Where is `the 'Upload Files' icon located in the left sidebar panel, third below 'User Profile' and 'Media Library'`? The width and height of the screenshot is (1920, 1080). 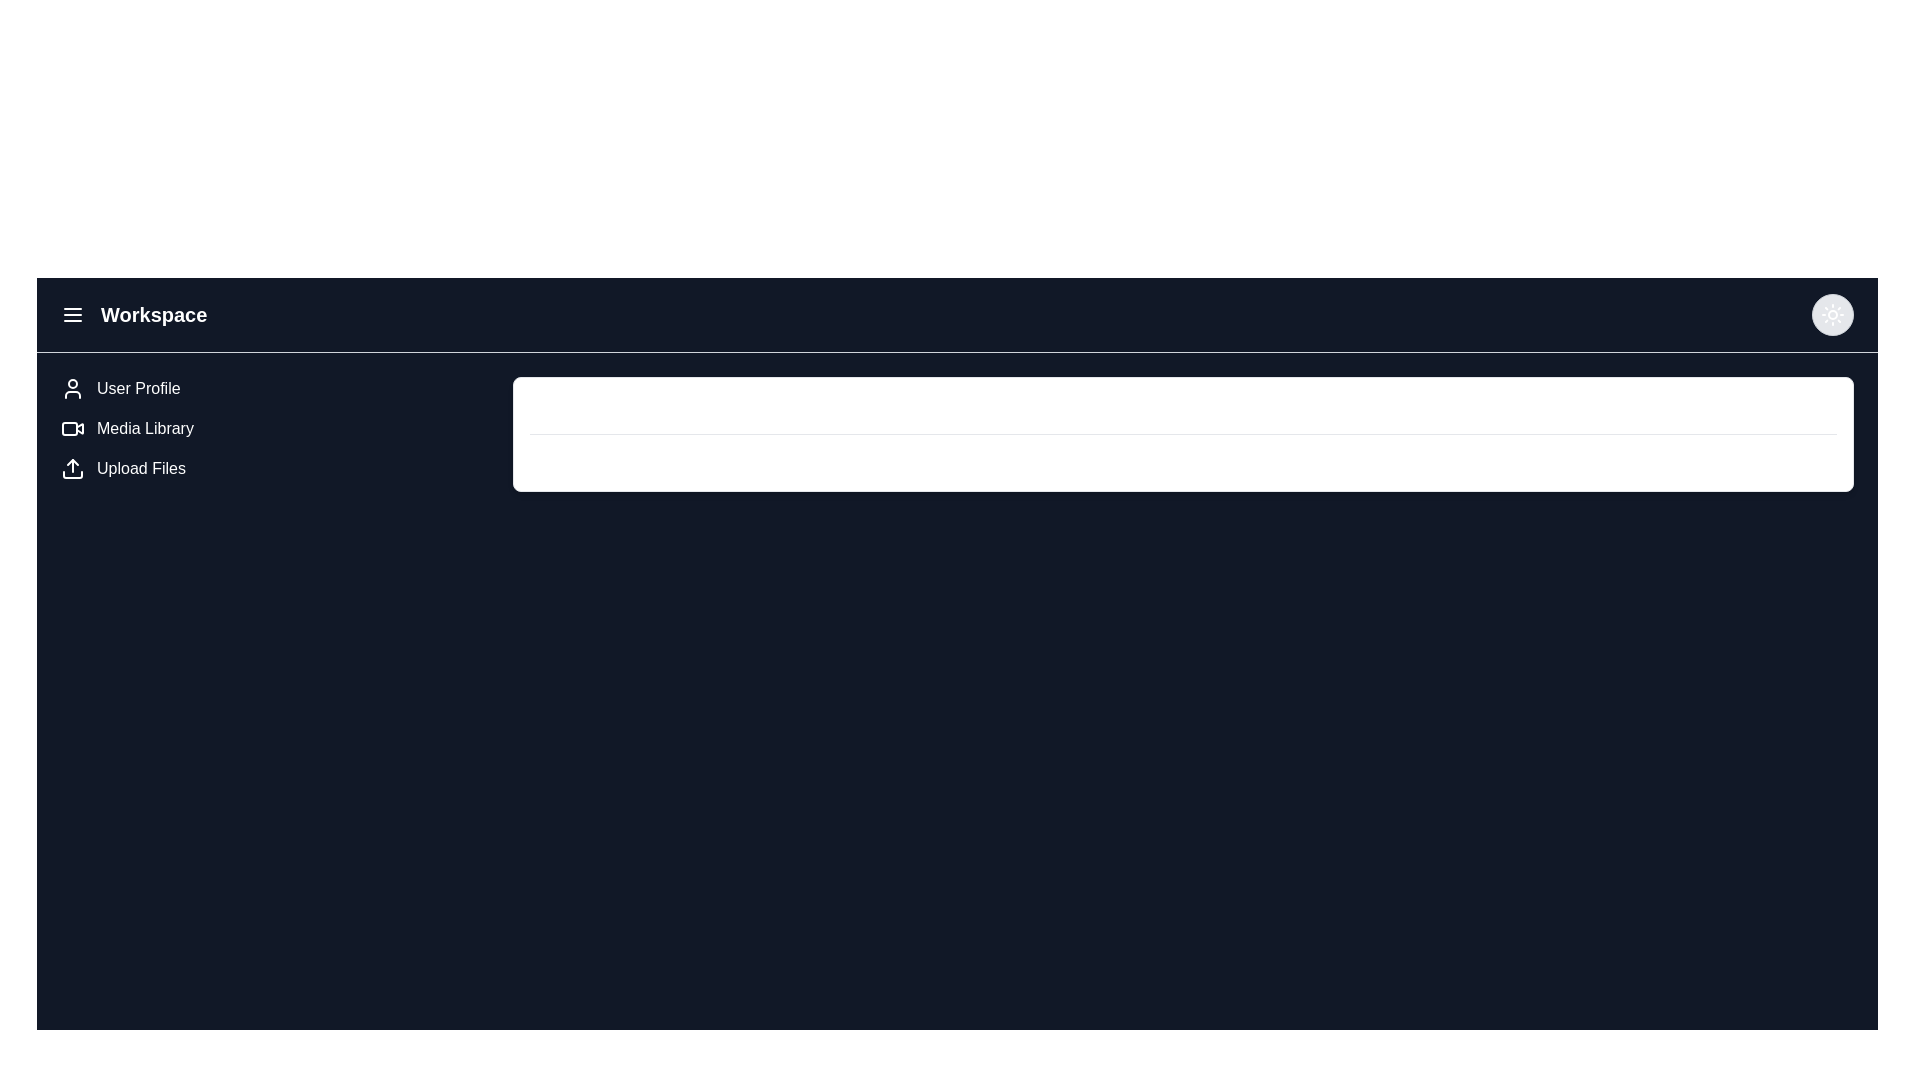
the 'Upload Files' icon located in the left sidebar panel, third below 'User Profile' and 'Media Library' is located at coordinates (72, 469).